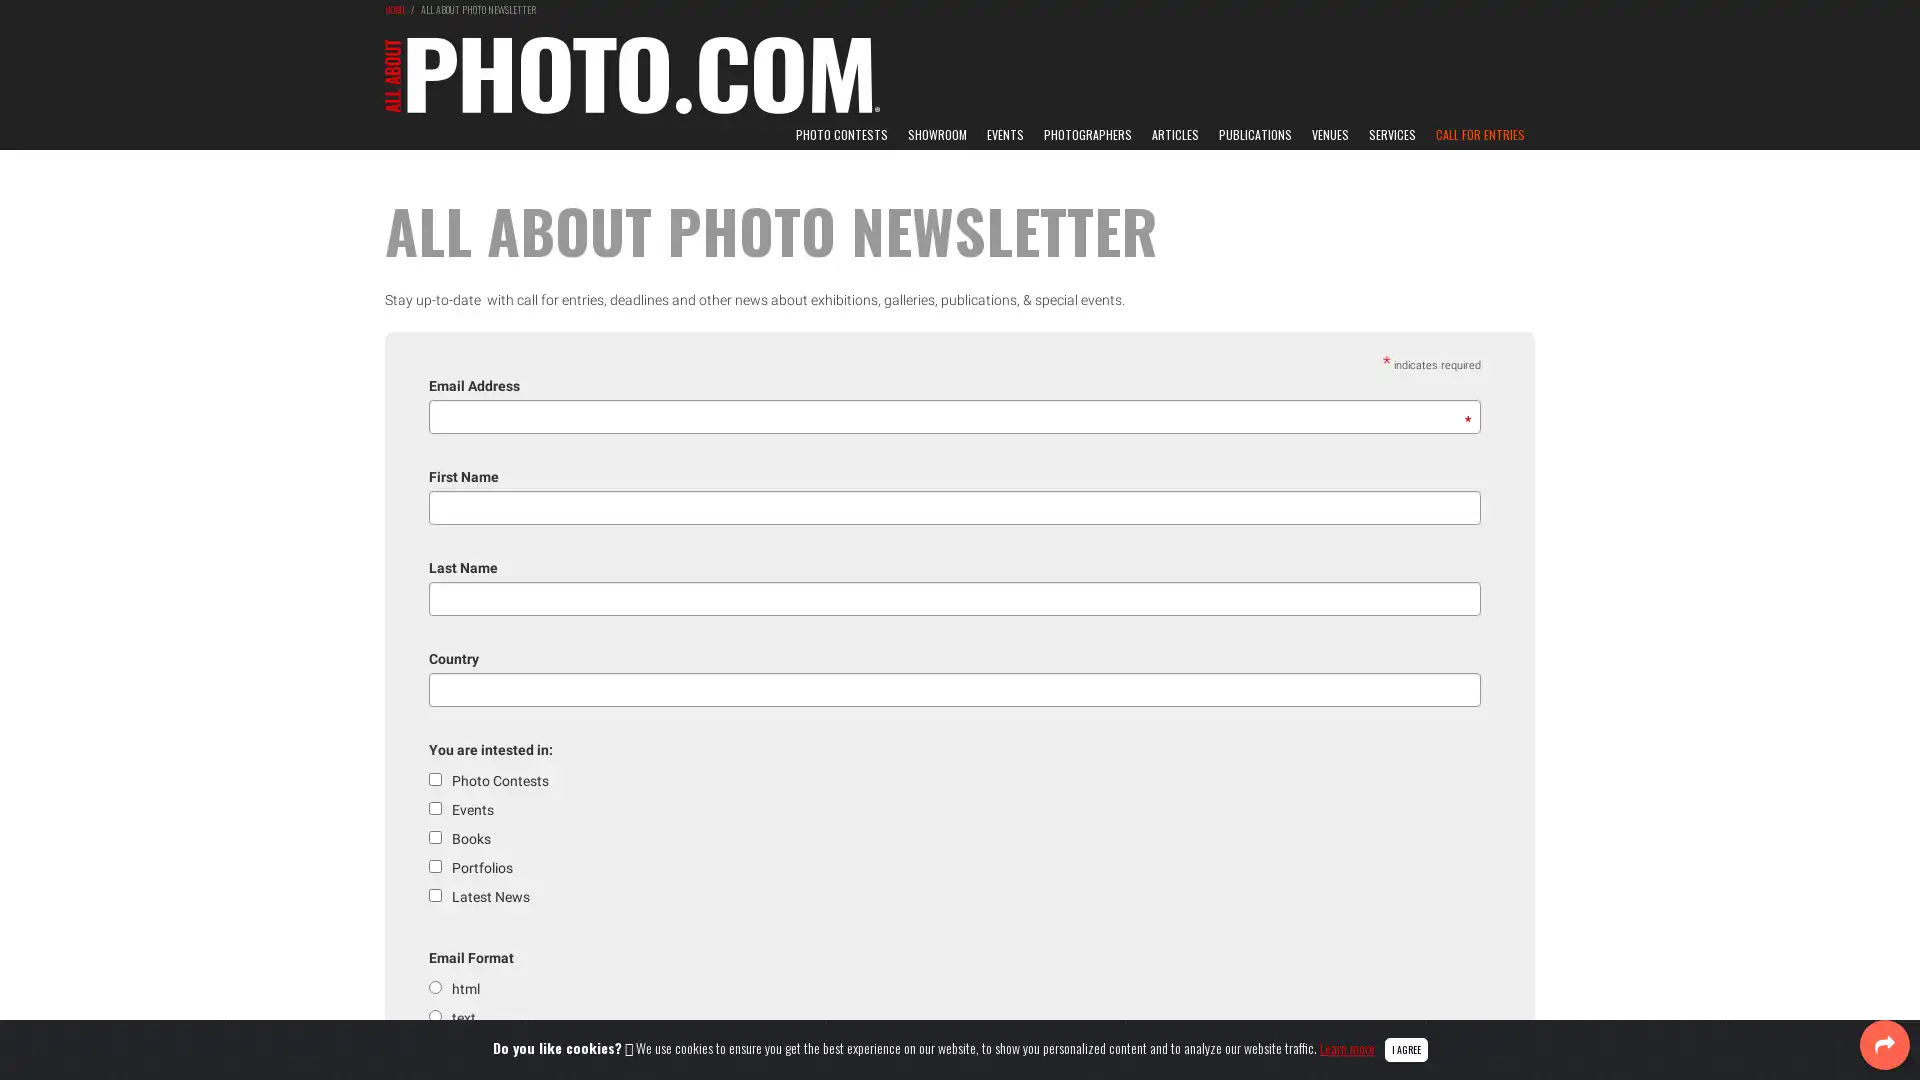 The height and width of the screenshot is (1080, 1920). Describe the element at coordinates (1330, 135) in the screenshot. I see `VENUES` at that location.